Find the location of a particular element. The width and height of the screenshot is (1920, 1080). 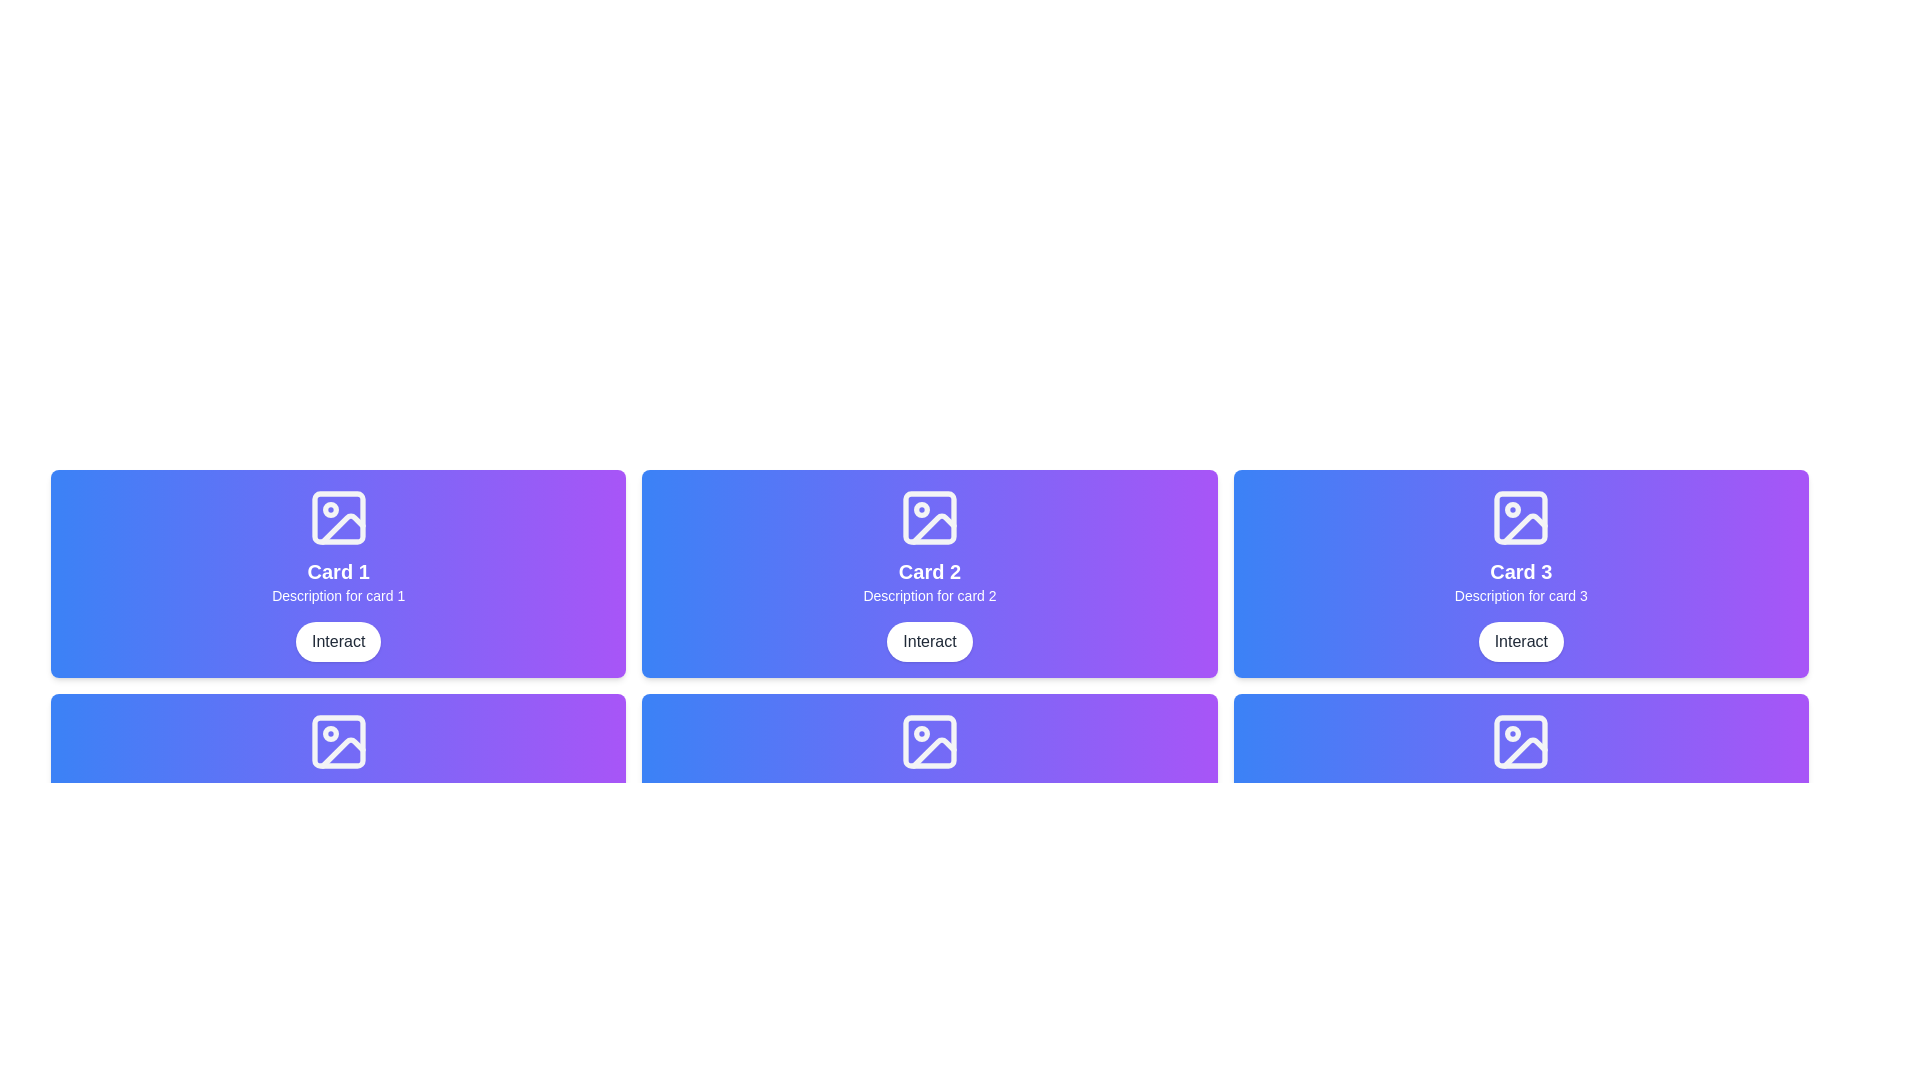

the Icon component of the image icon located in the top section of Card 3, which visually contributes to the representation of the image is located at coordinates (1520, 516).